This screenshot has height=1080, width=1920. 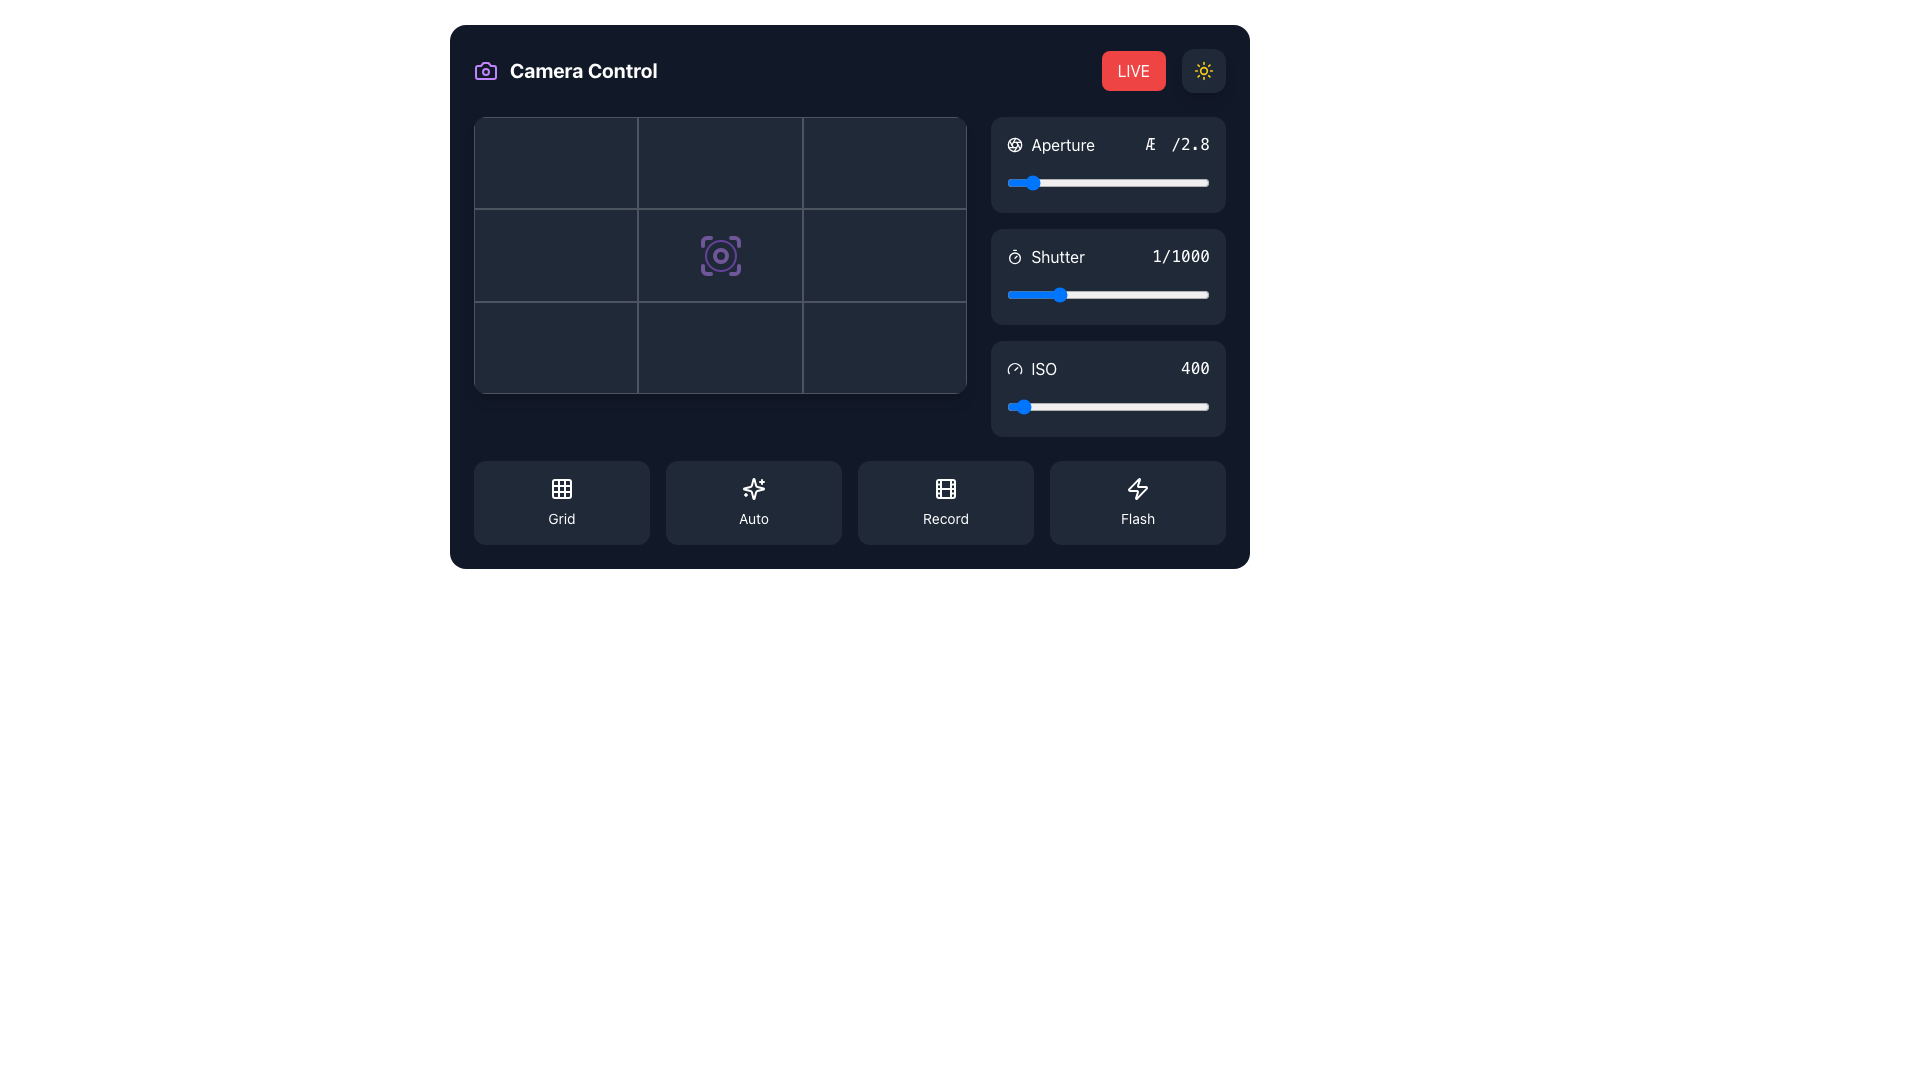 What do you see at coordinates (1137, 501) in the screenshot?
I see `the rectangular button with a dark background containing a lightning bolt icon and the text 'Flash'` at bounding box center [1137, 501].